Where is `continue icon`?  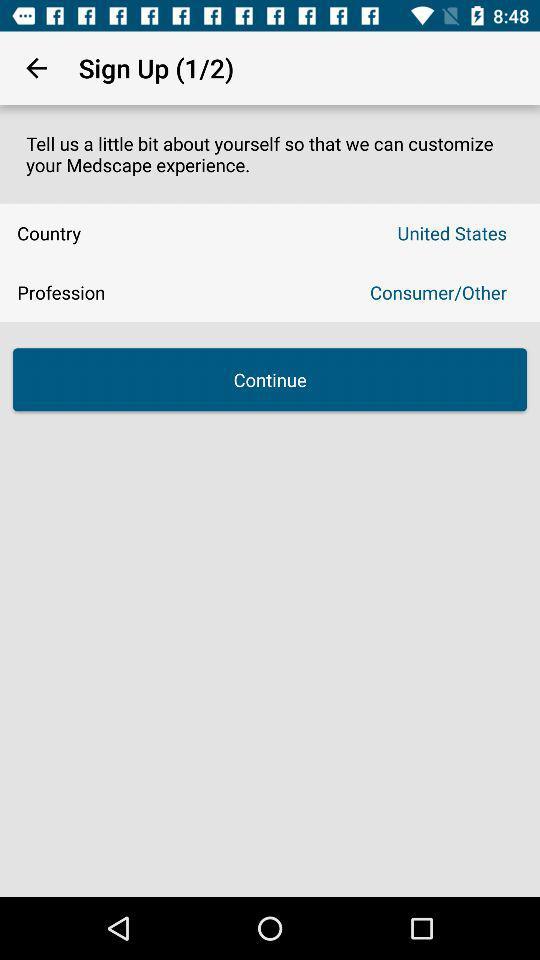 continue icon is located at coordinates (270, 378).